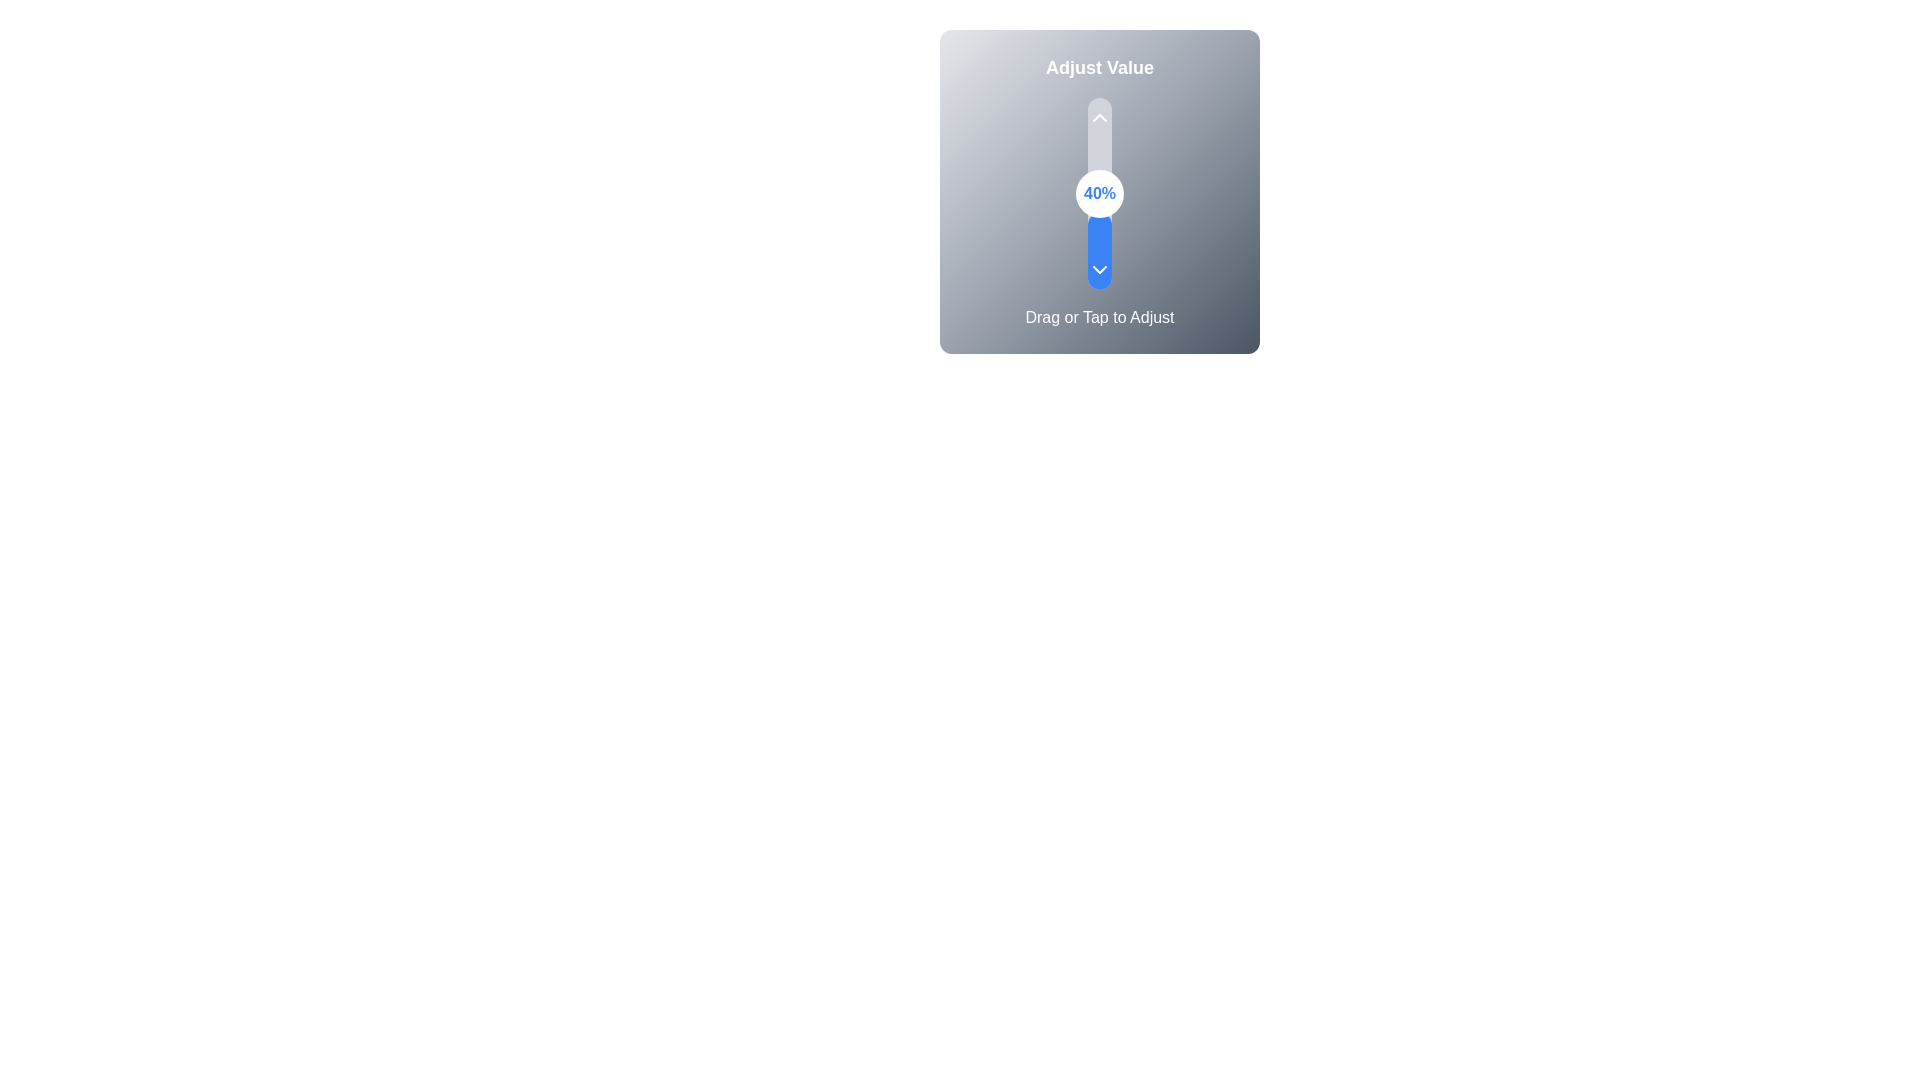  Describe the element at coordinates (1098, 193) in the screenshot. I see `the circular badge displaying '40%' with a white background and blue text, which is centered in the middle of the vertical slider interface` at that location.